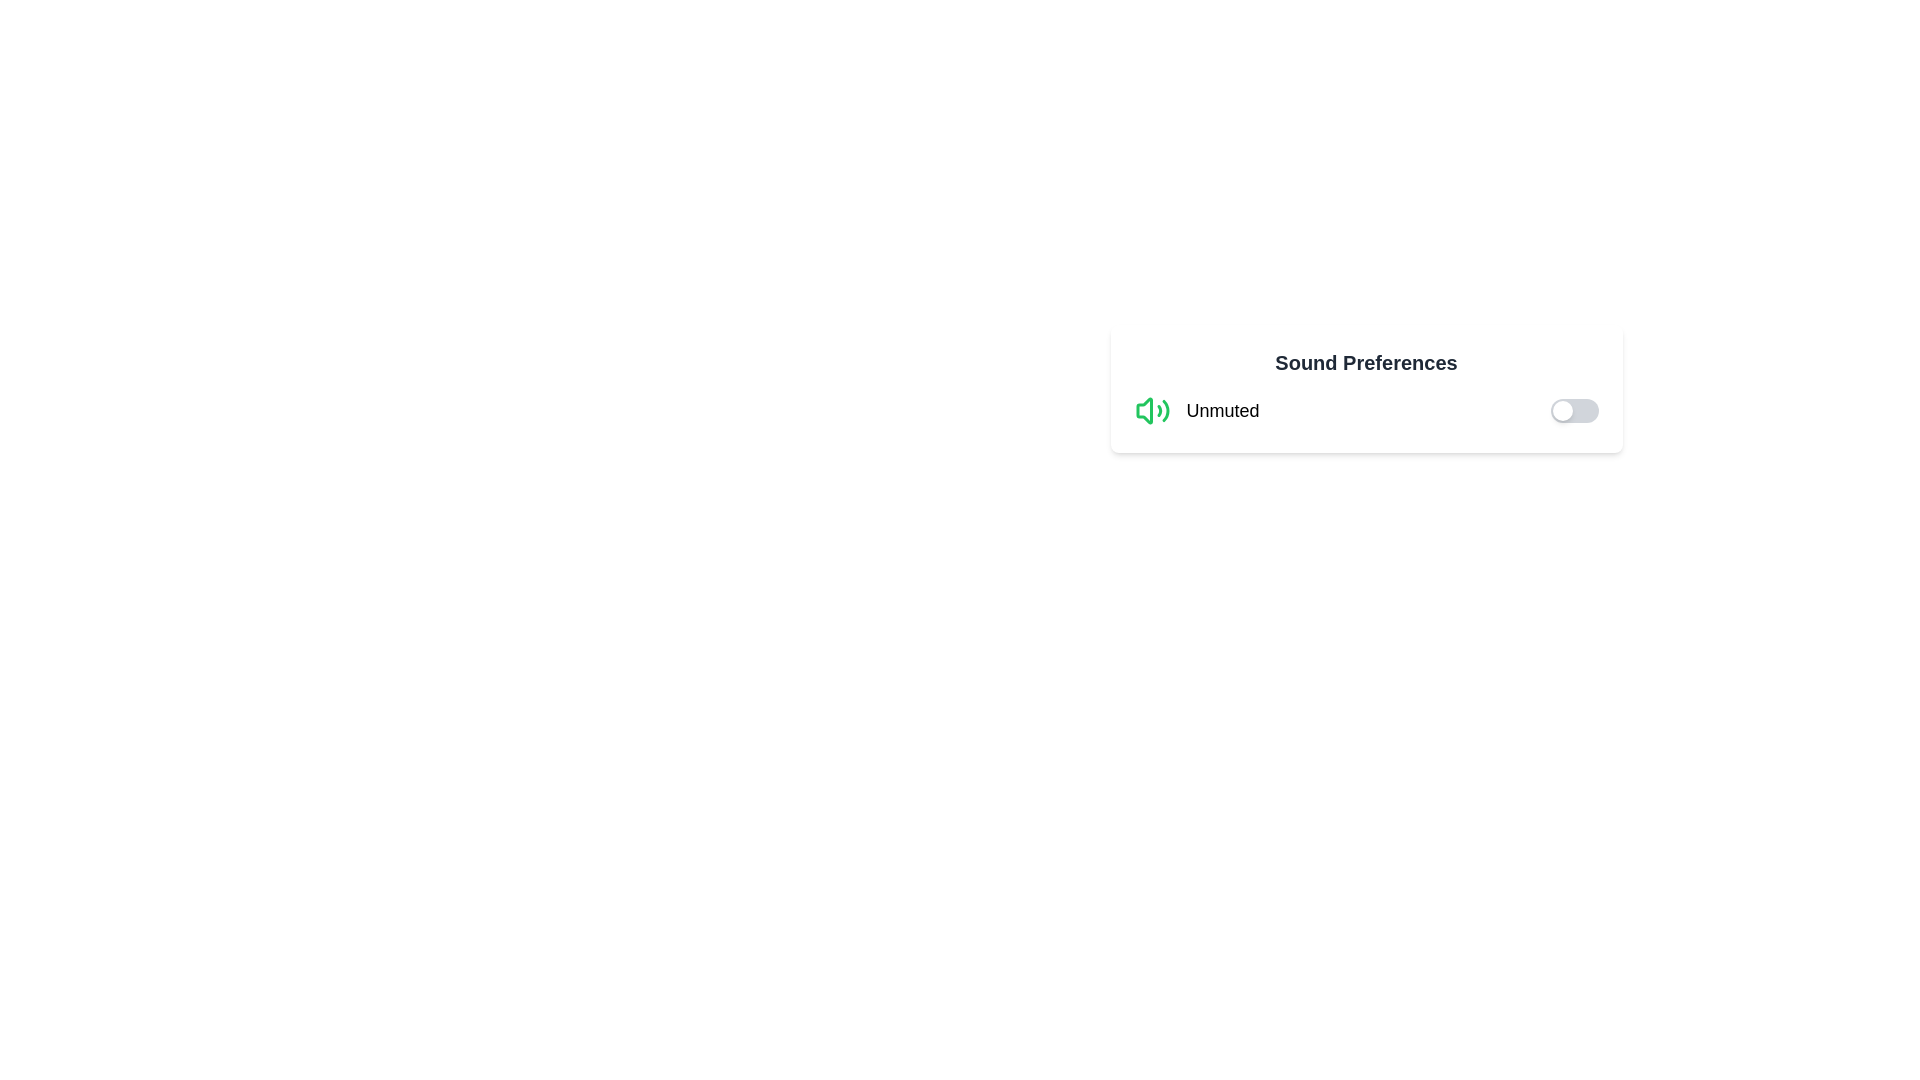  Describe the element at coordinates (1365, 362) in the screenshot. I see `the bold text label reading 'Sound Preferences' located at the top of a card-like section` at that location.